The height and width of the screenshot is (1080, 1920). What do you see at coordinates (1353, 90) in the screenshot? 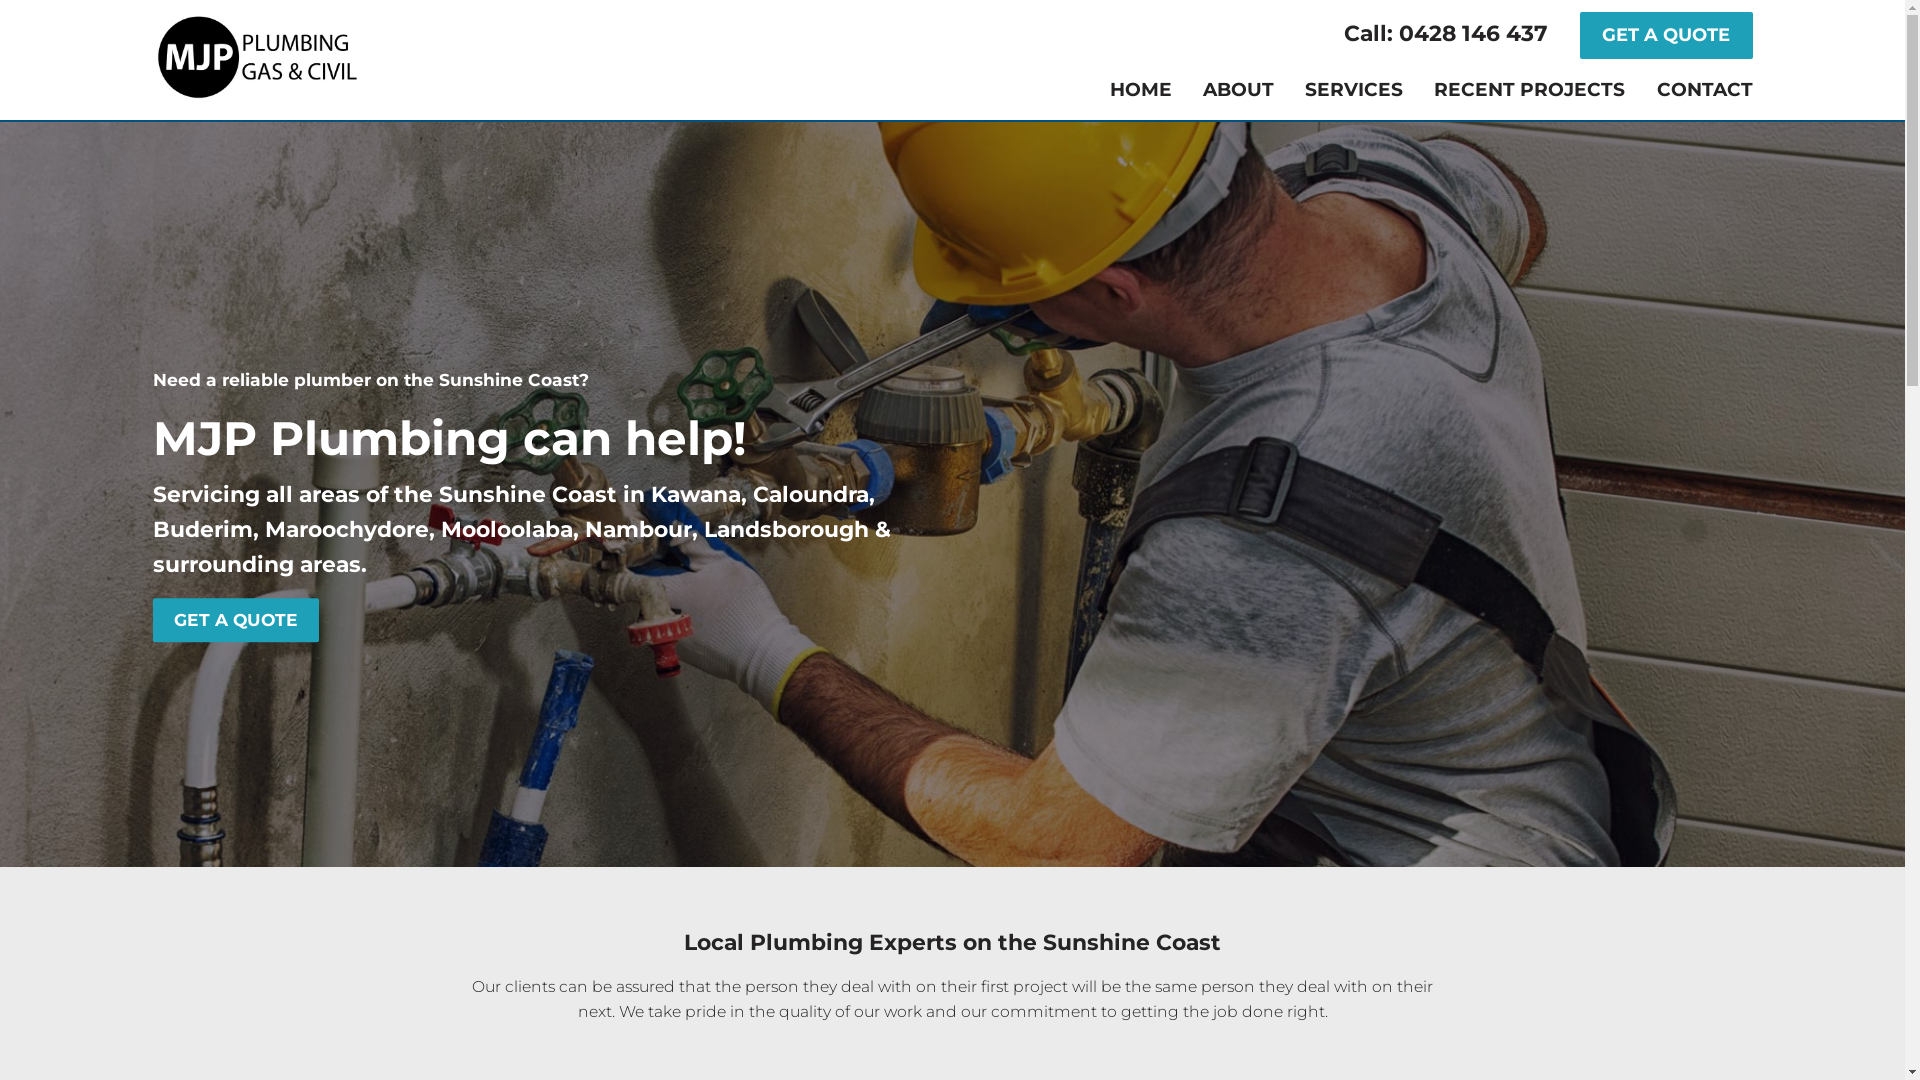
I see `'SERVICES'` at bounding box center [1353, 90].